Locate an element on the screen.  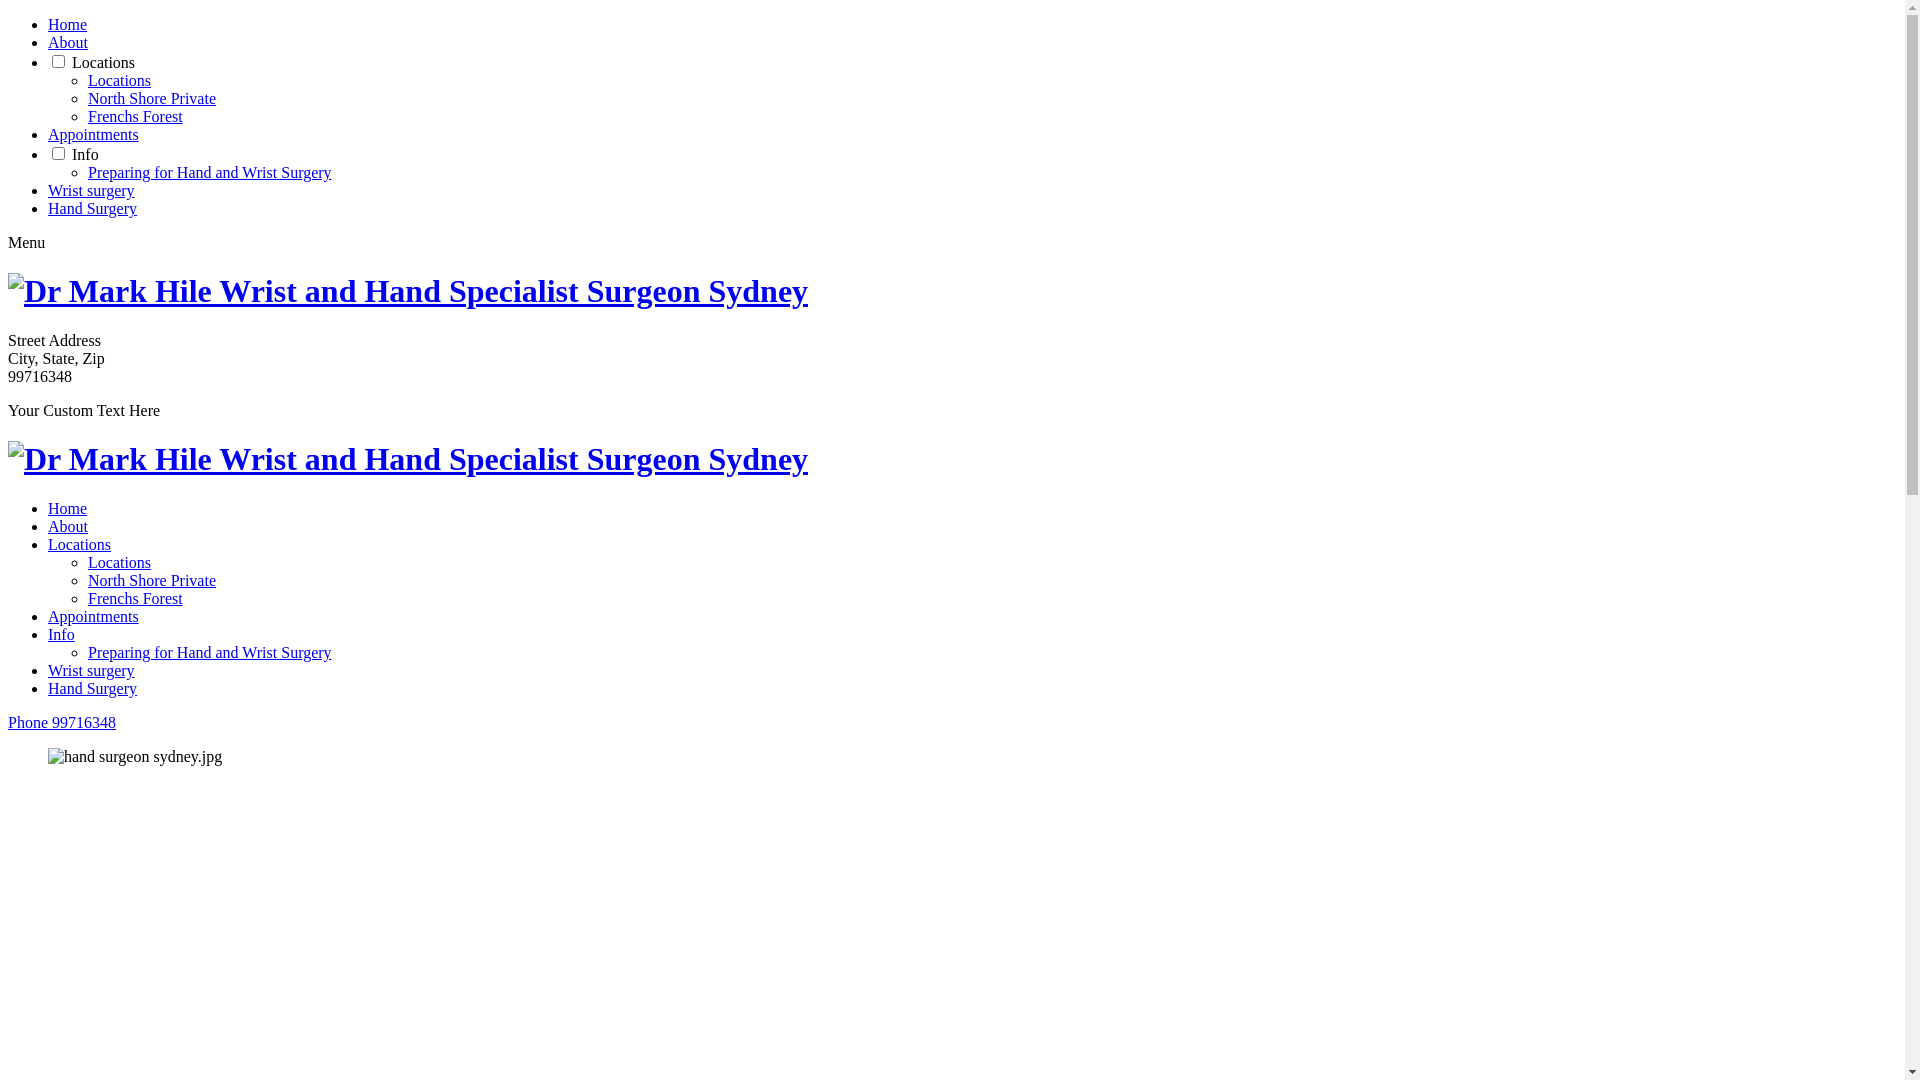
'Hand Surgery' is located at coordinates (91, 687).